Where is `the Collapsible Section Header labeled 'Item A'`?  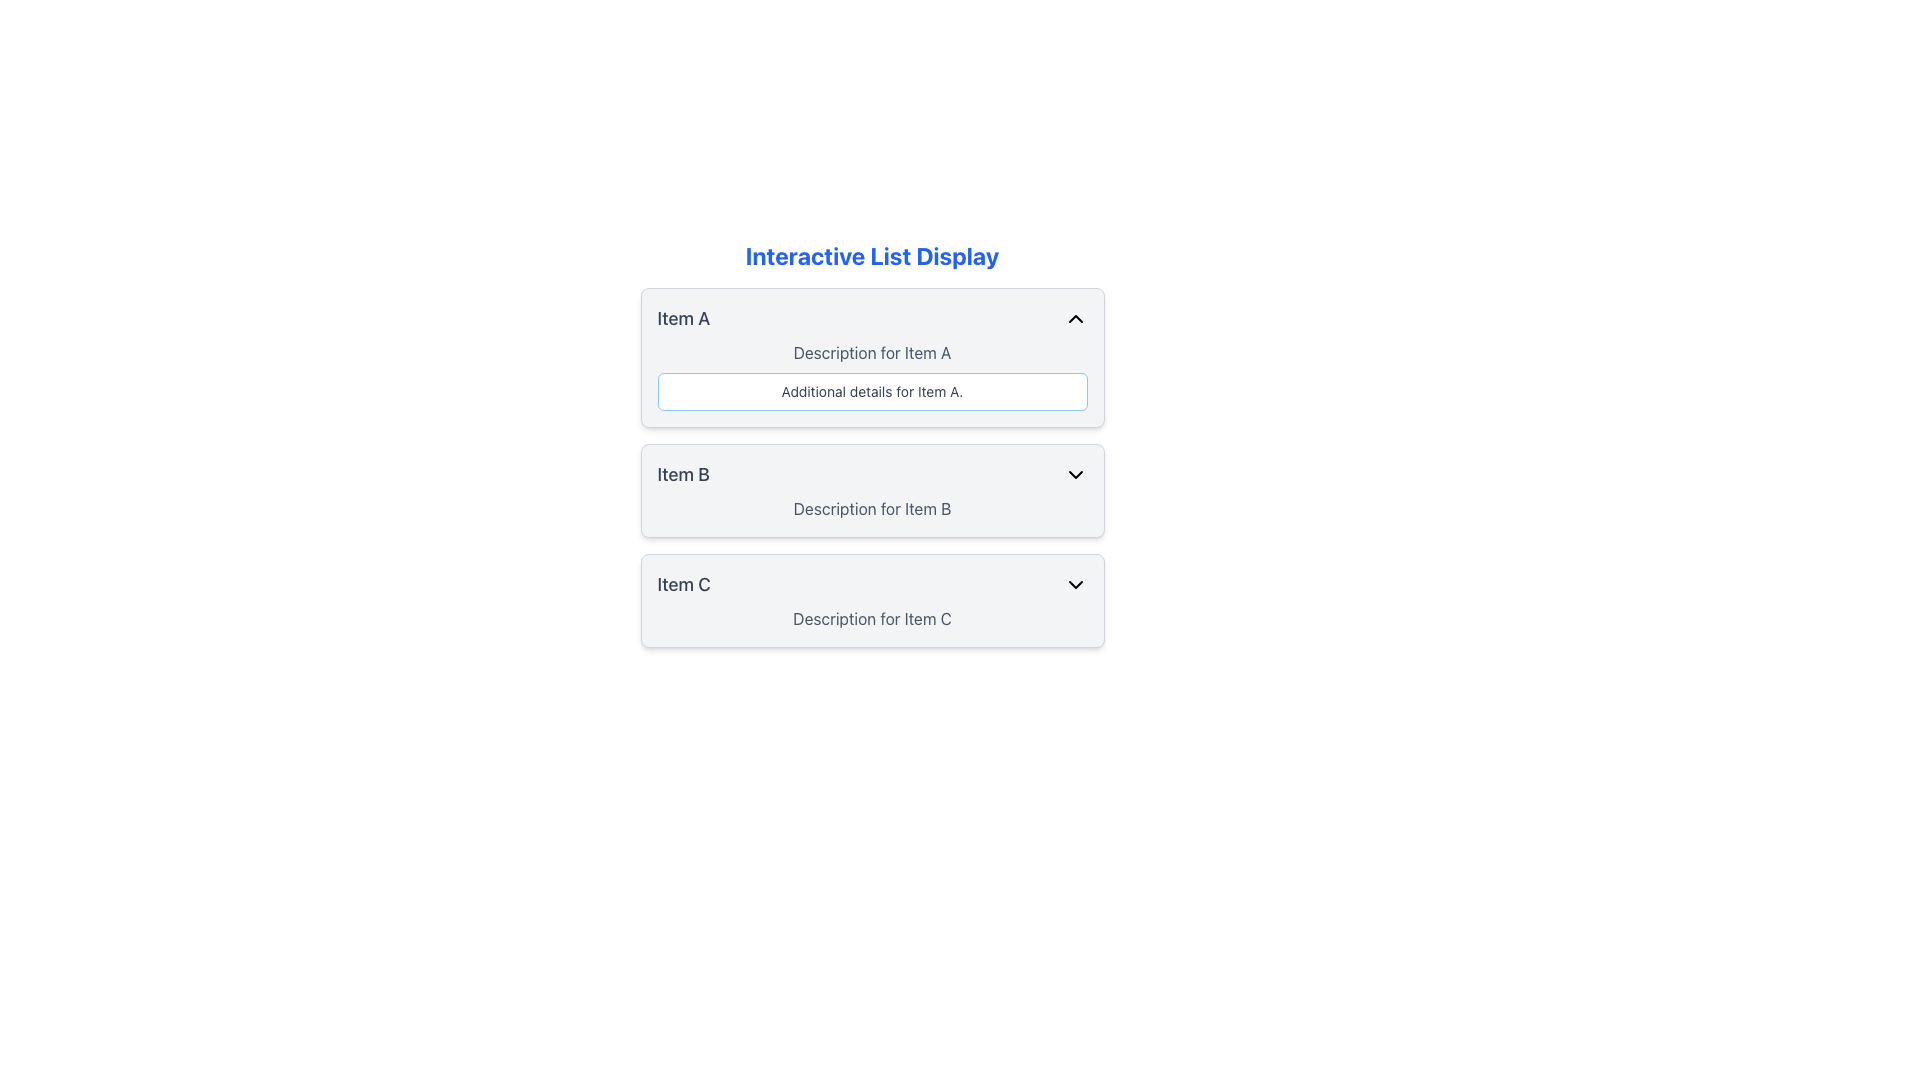
the Collapsible Section Header labeled 'Item A' is located at coordinates (872, 318).